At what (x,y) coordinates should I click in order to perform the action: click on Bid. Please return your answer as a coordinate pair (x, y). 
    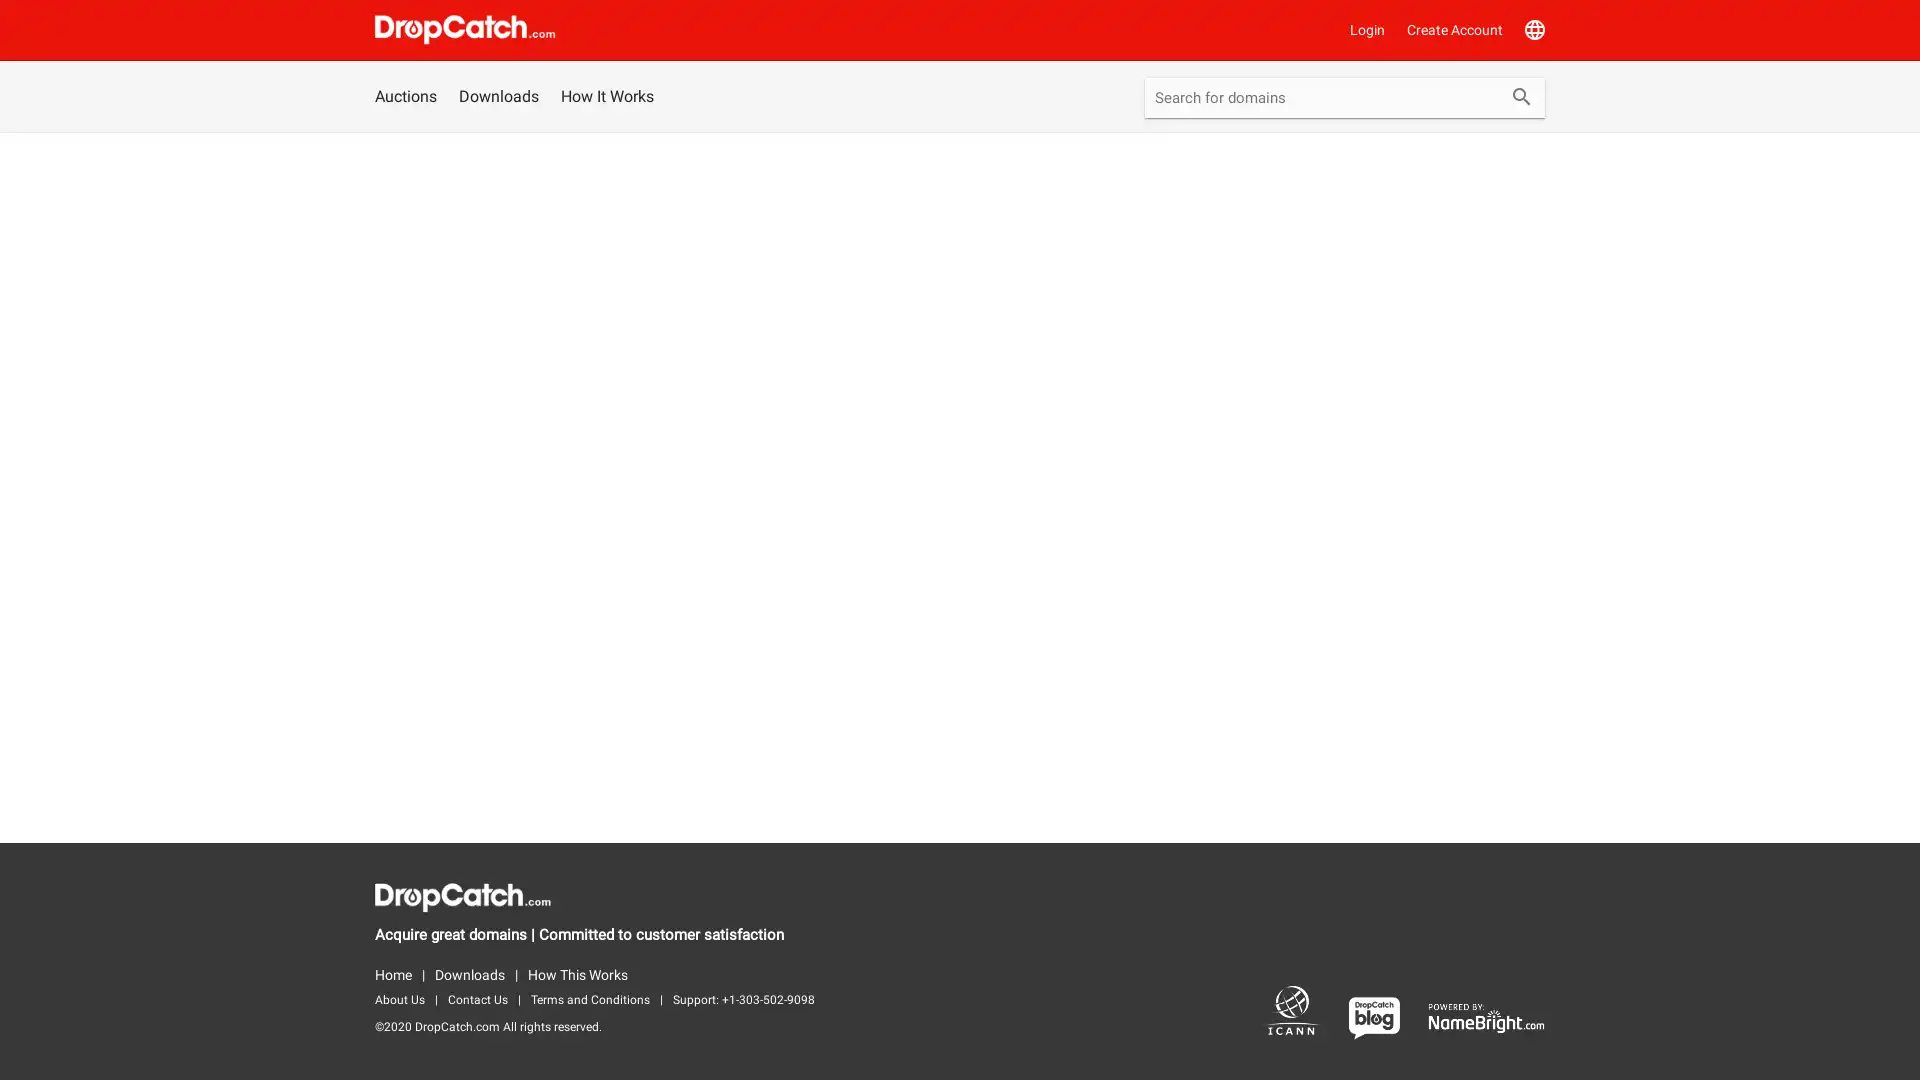
    Looking at the image, I should click on (1502, 866).